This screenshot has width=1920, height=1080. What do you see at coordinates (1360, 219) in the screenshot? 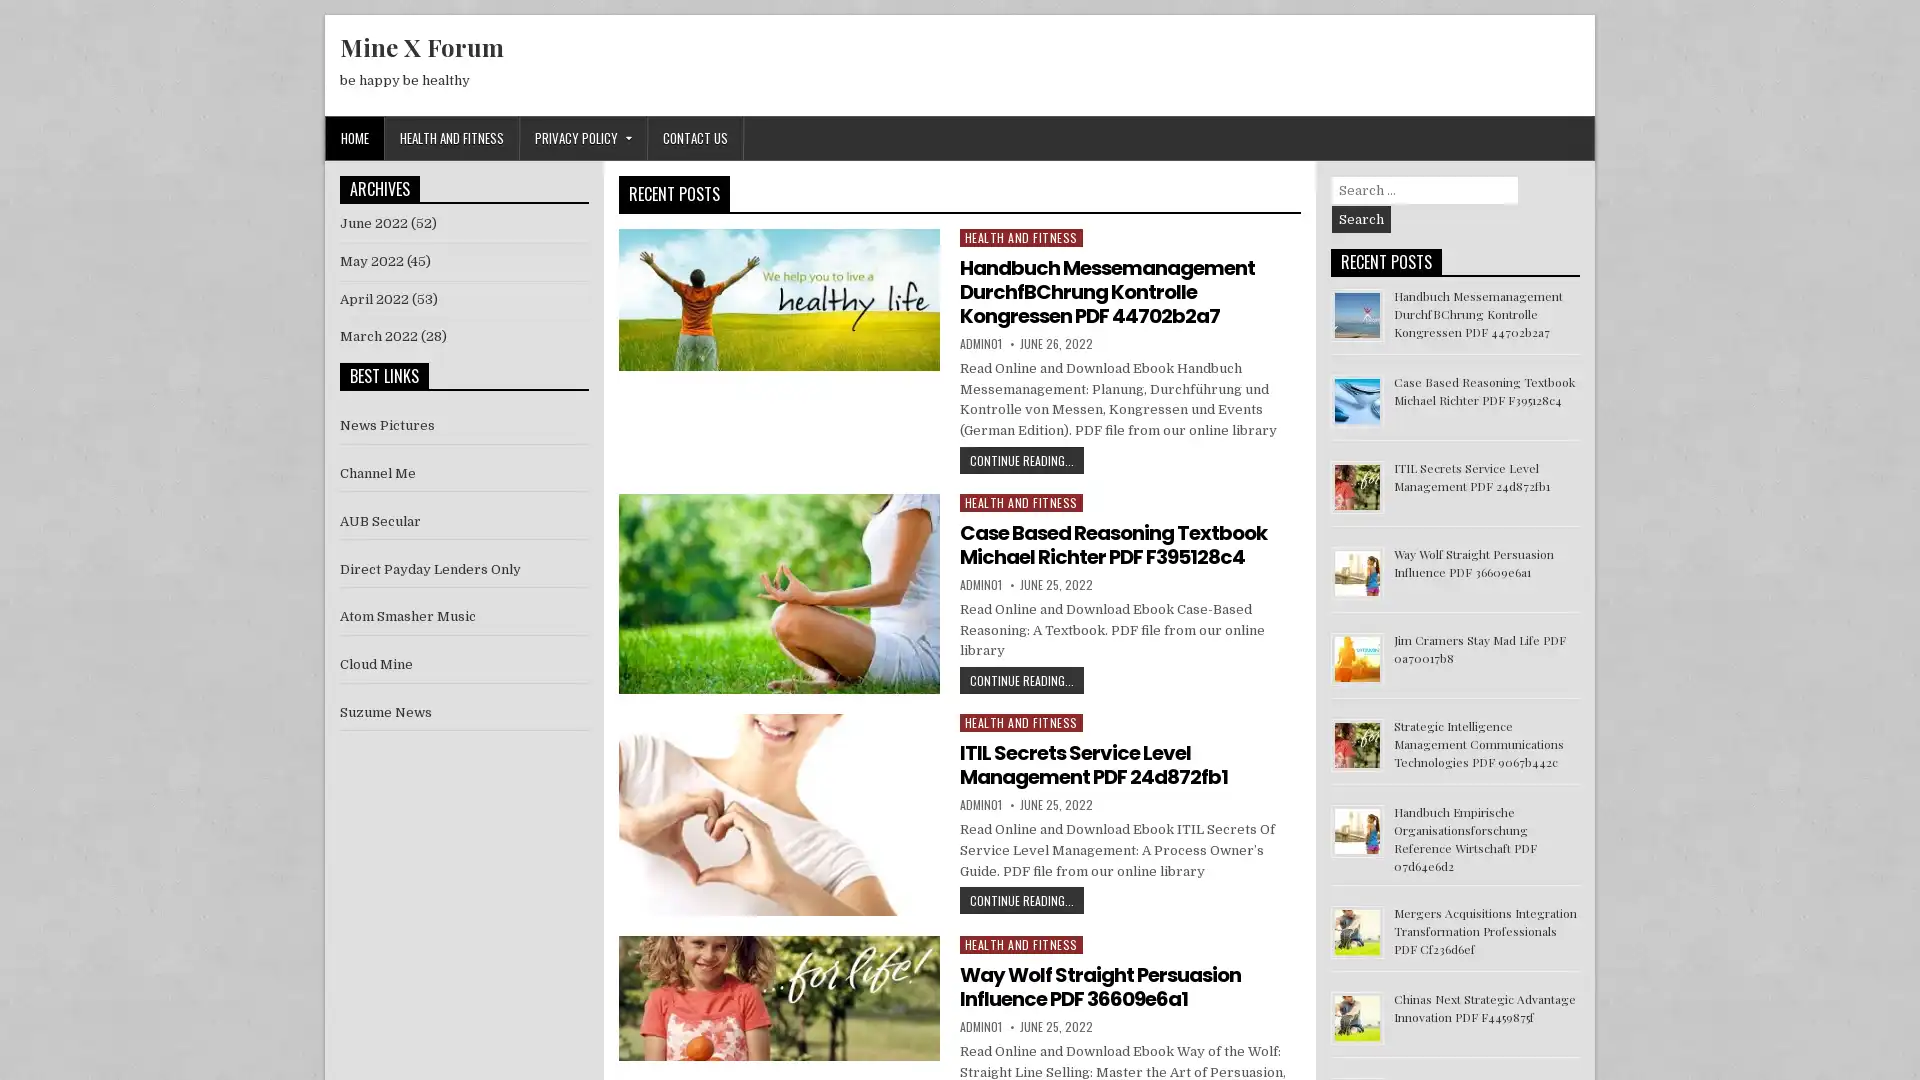
I see `Search` at bounding box center [1360, 219].